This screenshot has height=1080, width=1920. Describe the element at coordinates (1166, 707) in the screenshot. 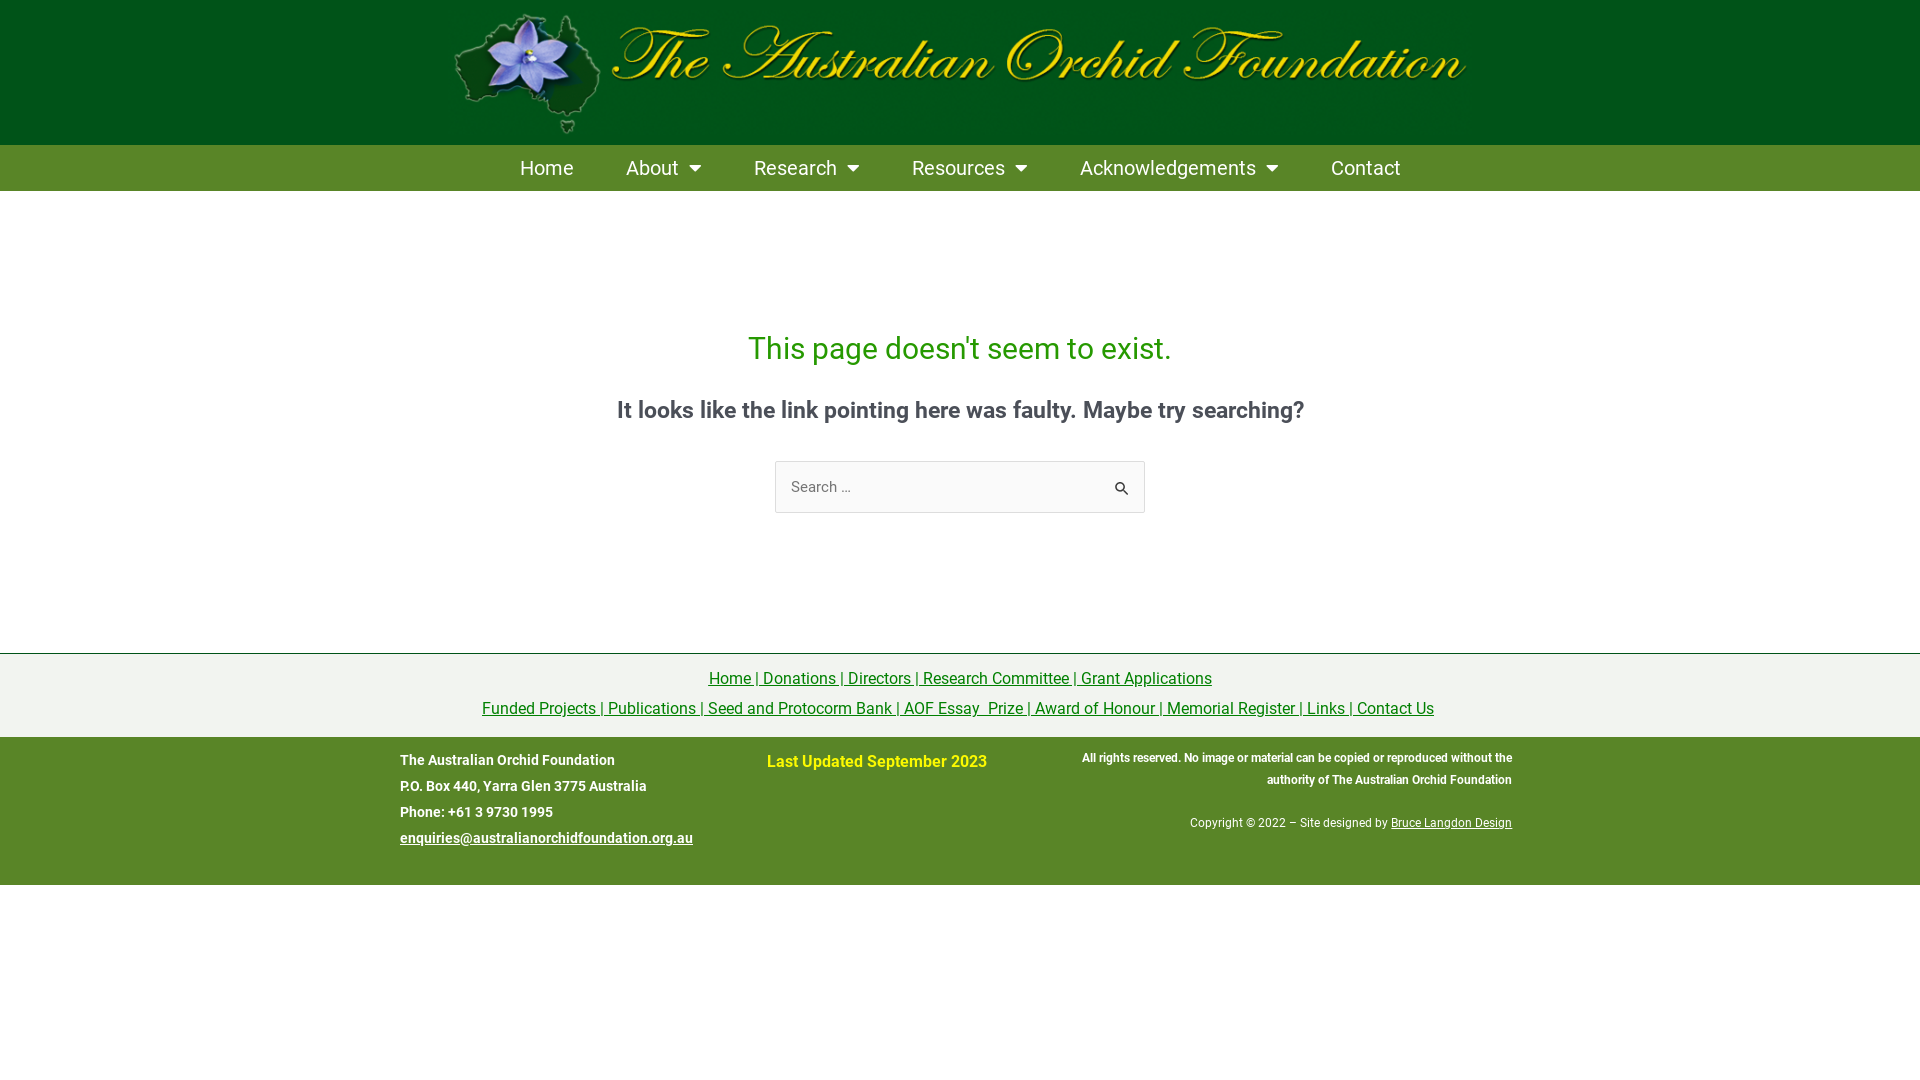

I see `'Memorial Register'` at that location.